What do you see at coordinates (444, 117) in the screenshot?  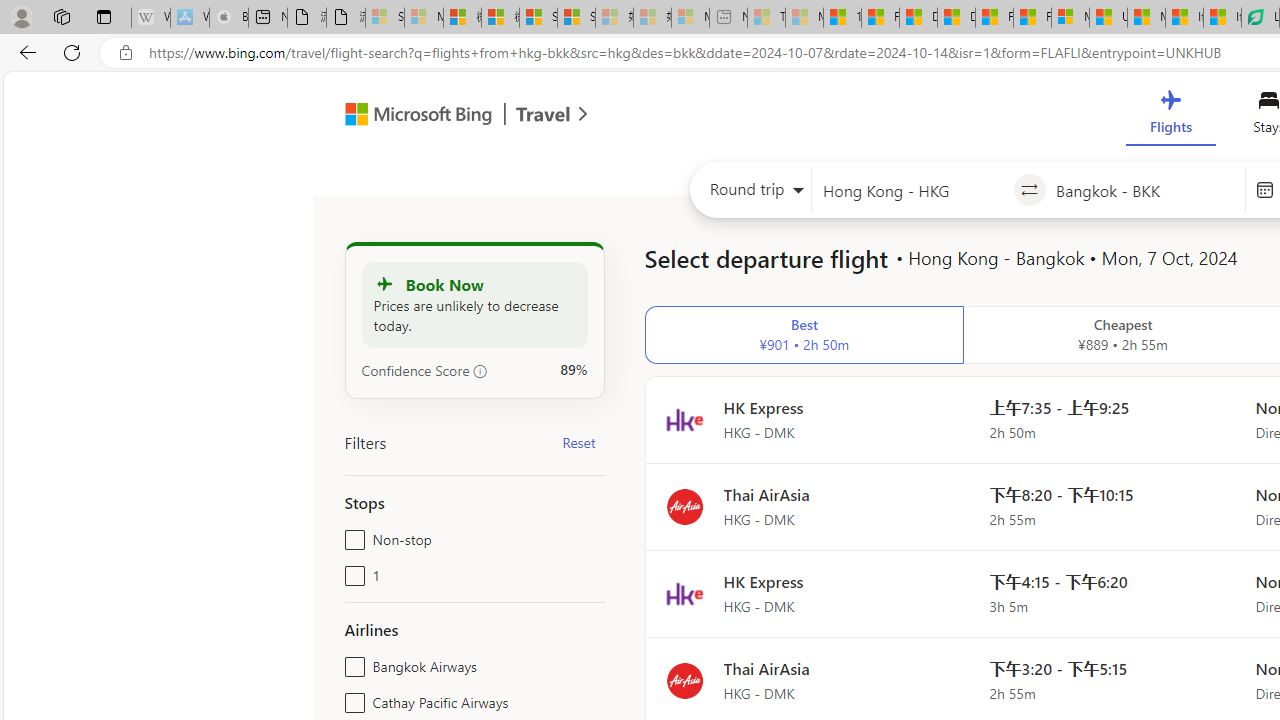 I see `'Microsoft Bing Travel'` at bounding box center [444, 117].